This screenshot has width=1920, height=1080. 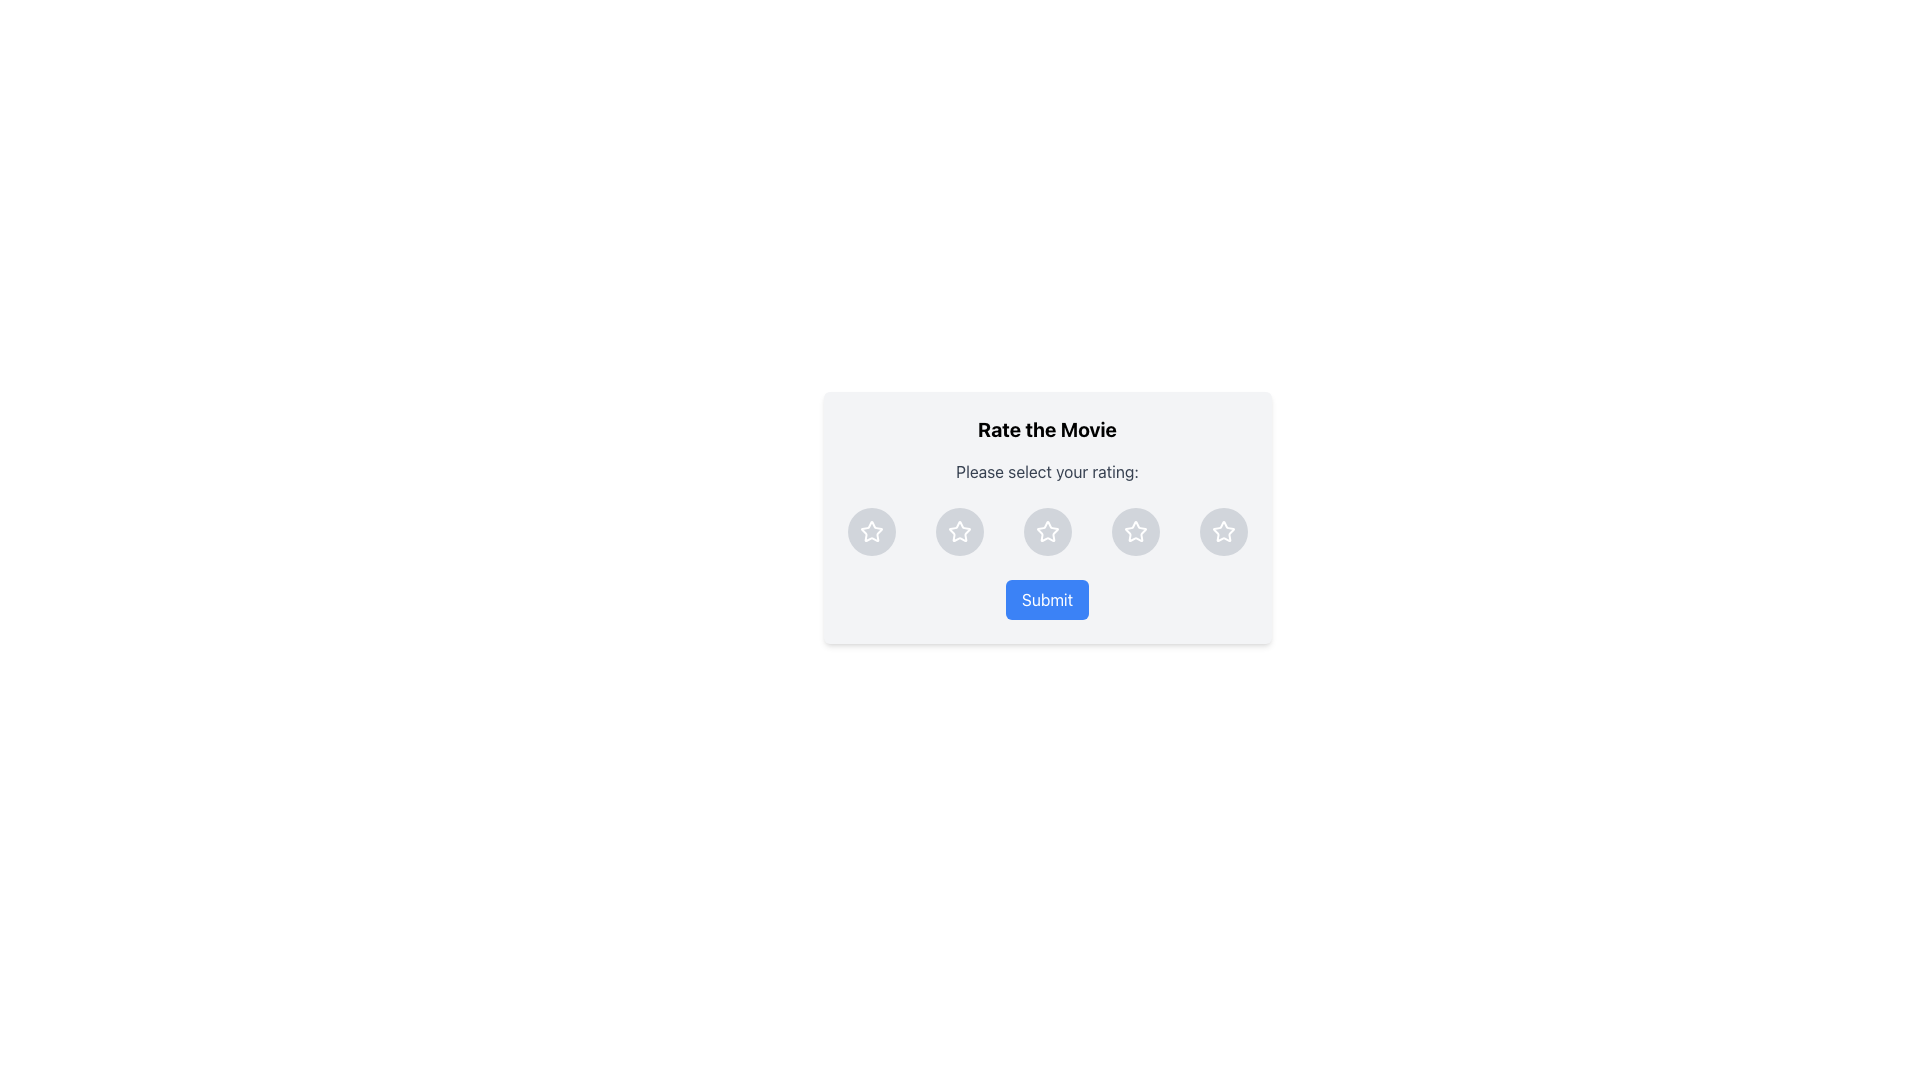 What do you see at coordinates (1135, 531) in the screenshot?
I see `the fifth star icon in the star rating system` at bounding box center [1135, 531].